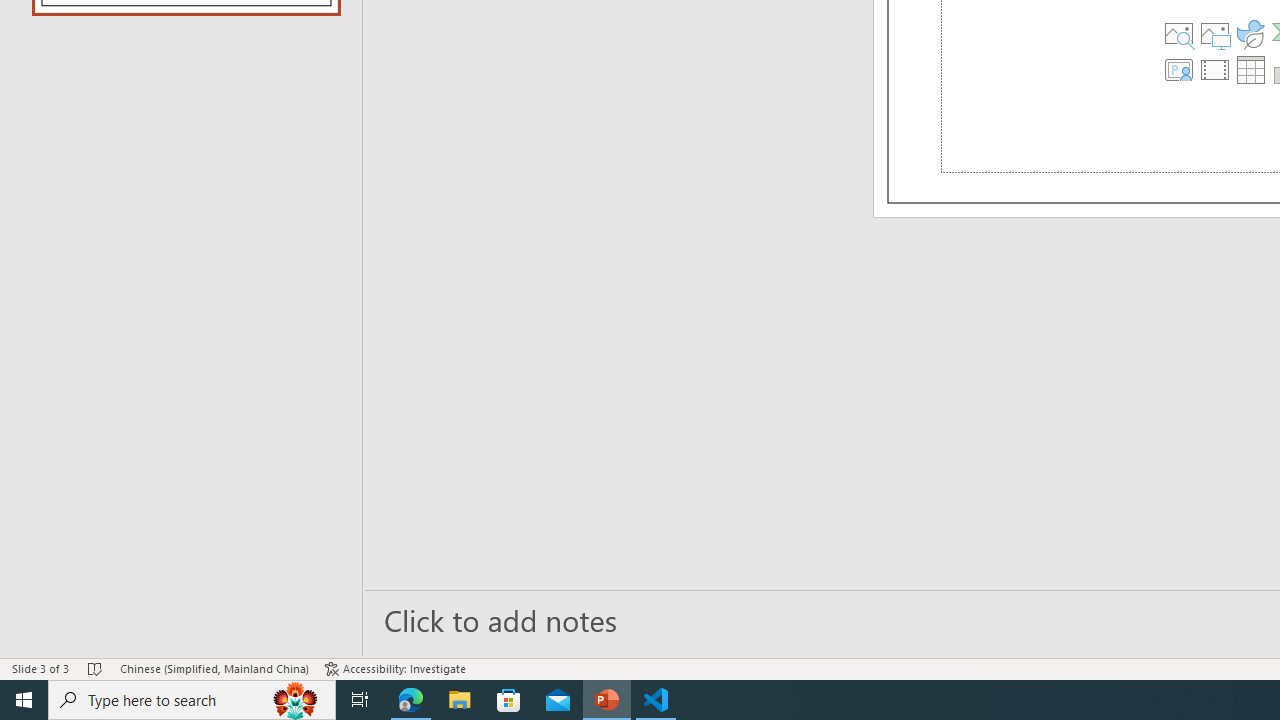  I want to click on 'Insert Table', so click(1248, 68).